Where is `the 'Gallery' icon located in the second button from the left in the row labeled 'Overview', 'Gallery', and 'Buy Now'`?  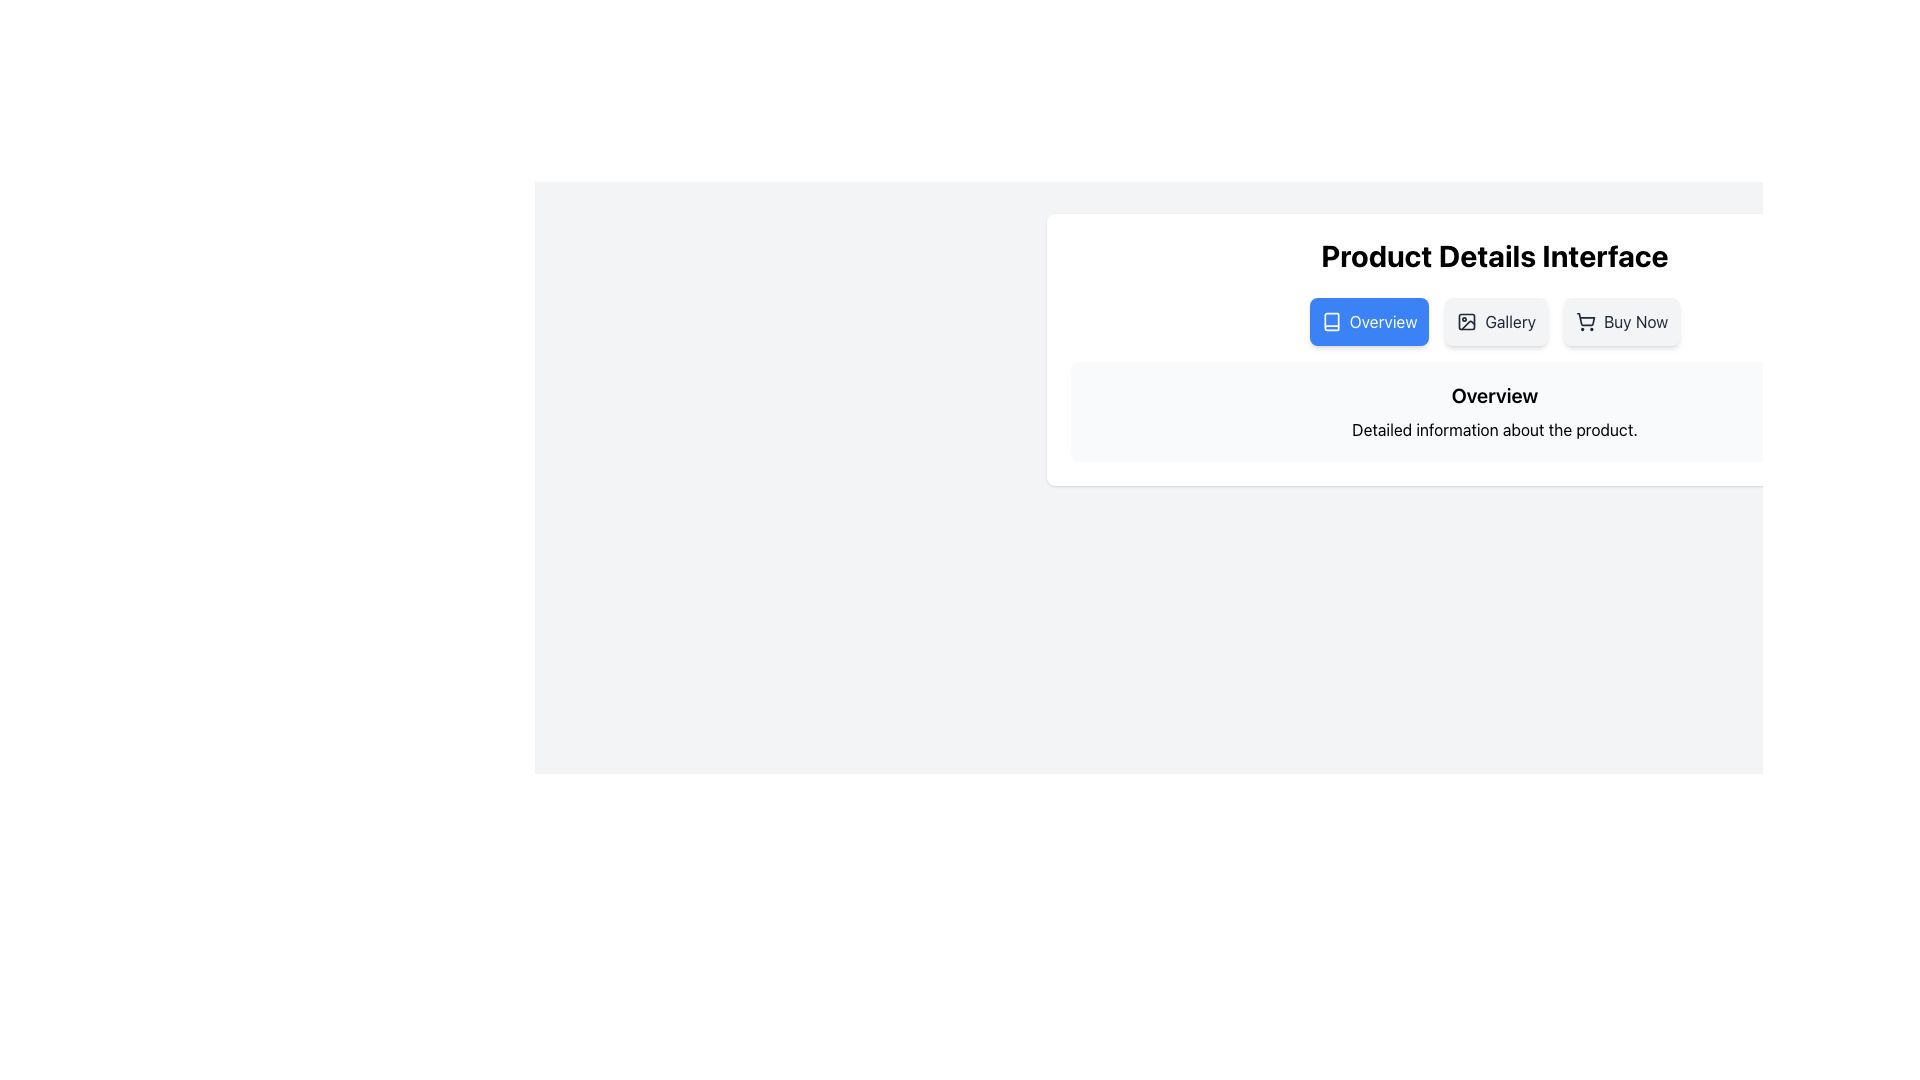
the 'Gallery' icon located in the second button from the left in the row labeled 'Overview', 'Gallery', and 'Buy Now' is located at coordinates (1467, 320).